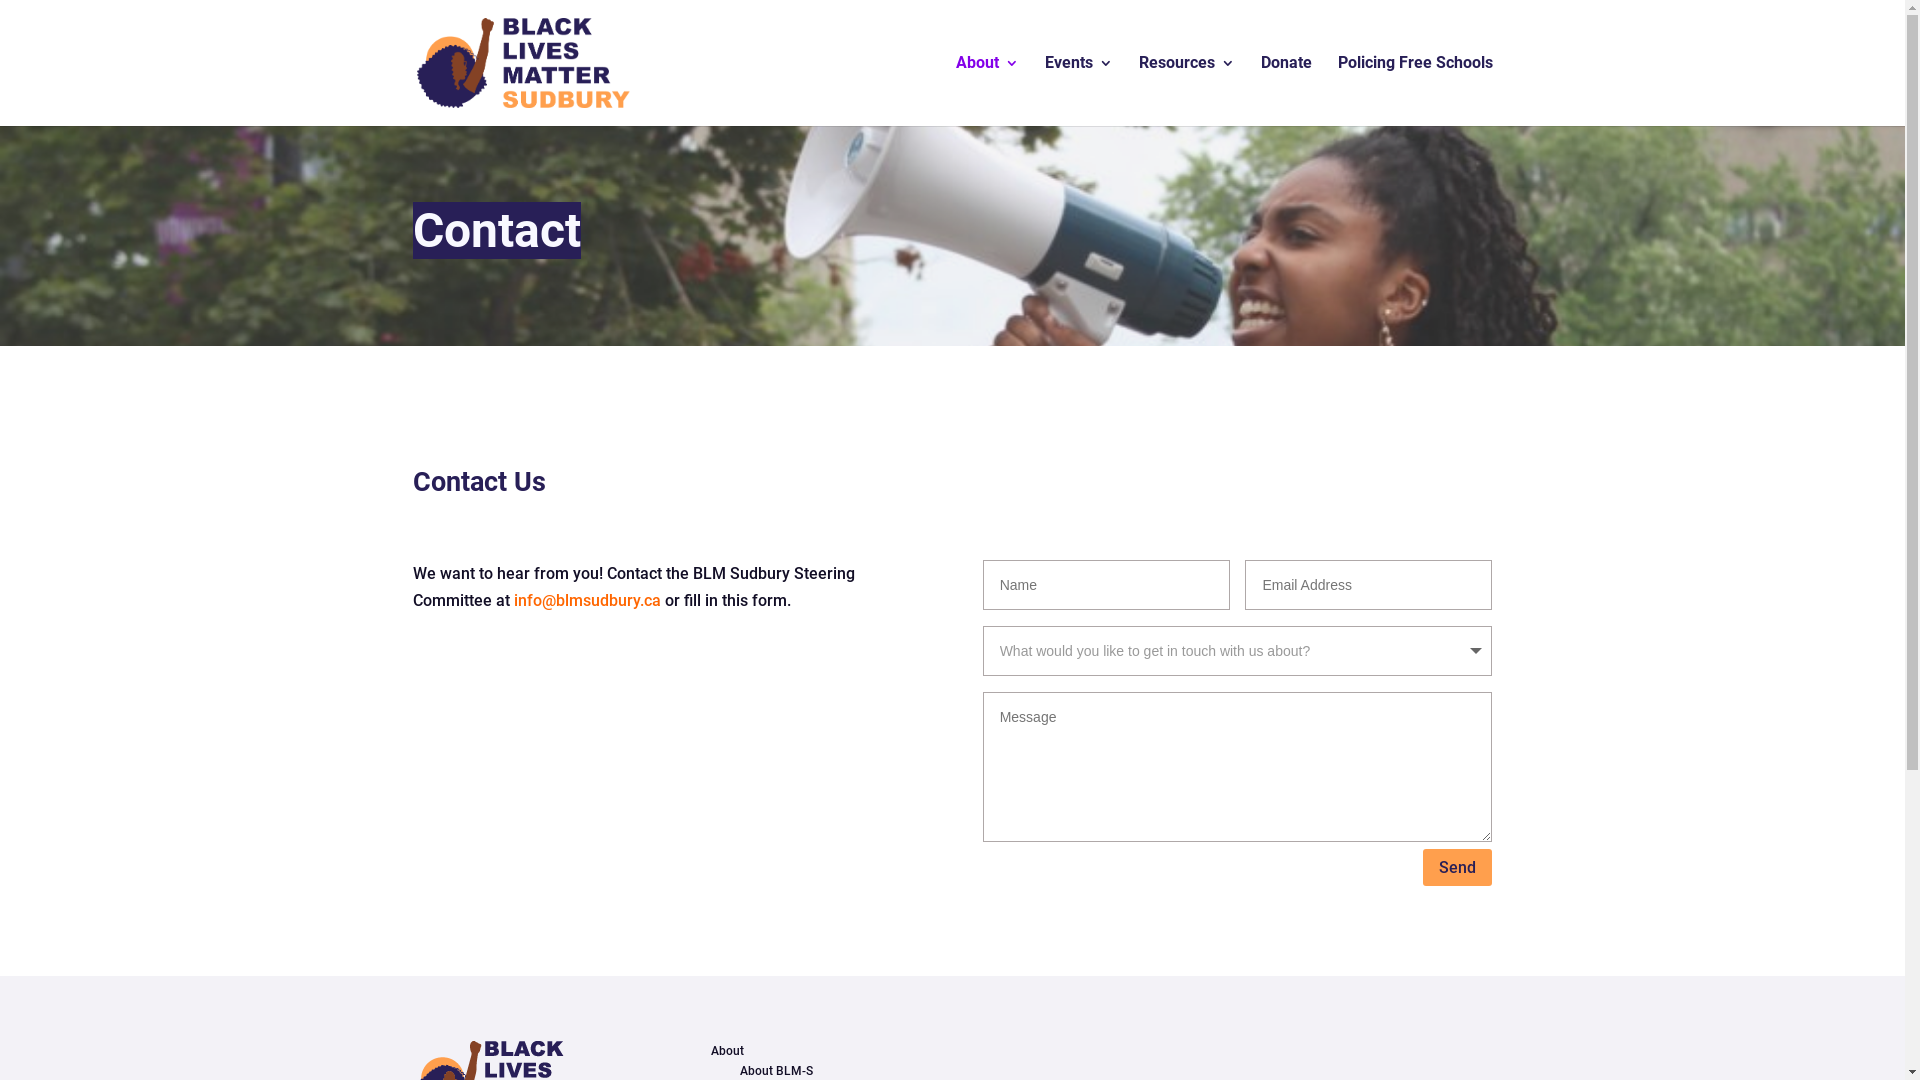 The image size is (1920, 1080). Describe the element at coordinates (586, 599) in the screenshot. I see `'info@blmsudbury.ca'` at that location.